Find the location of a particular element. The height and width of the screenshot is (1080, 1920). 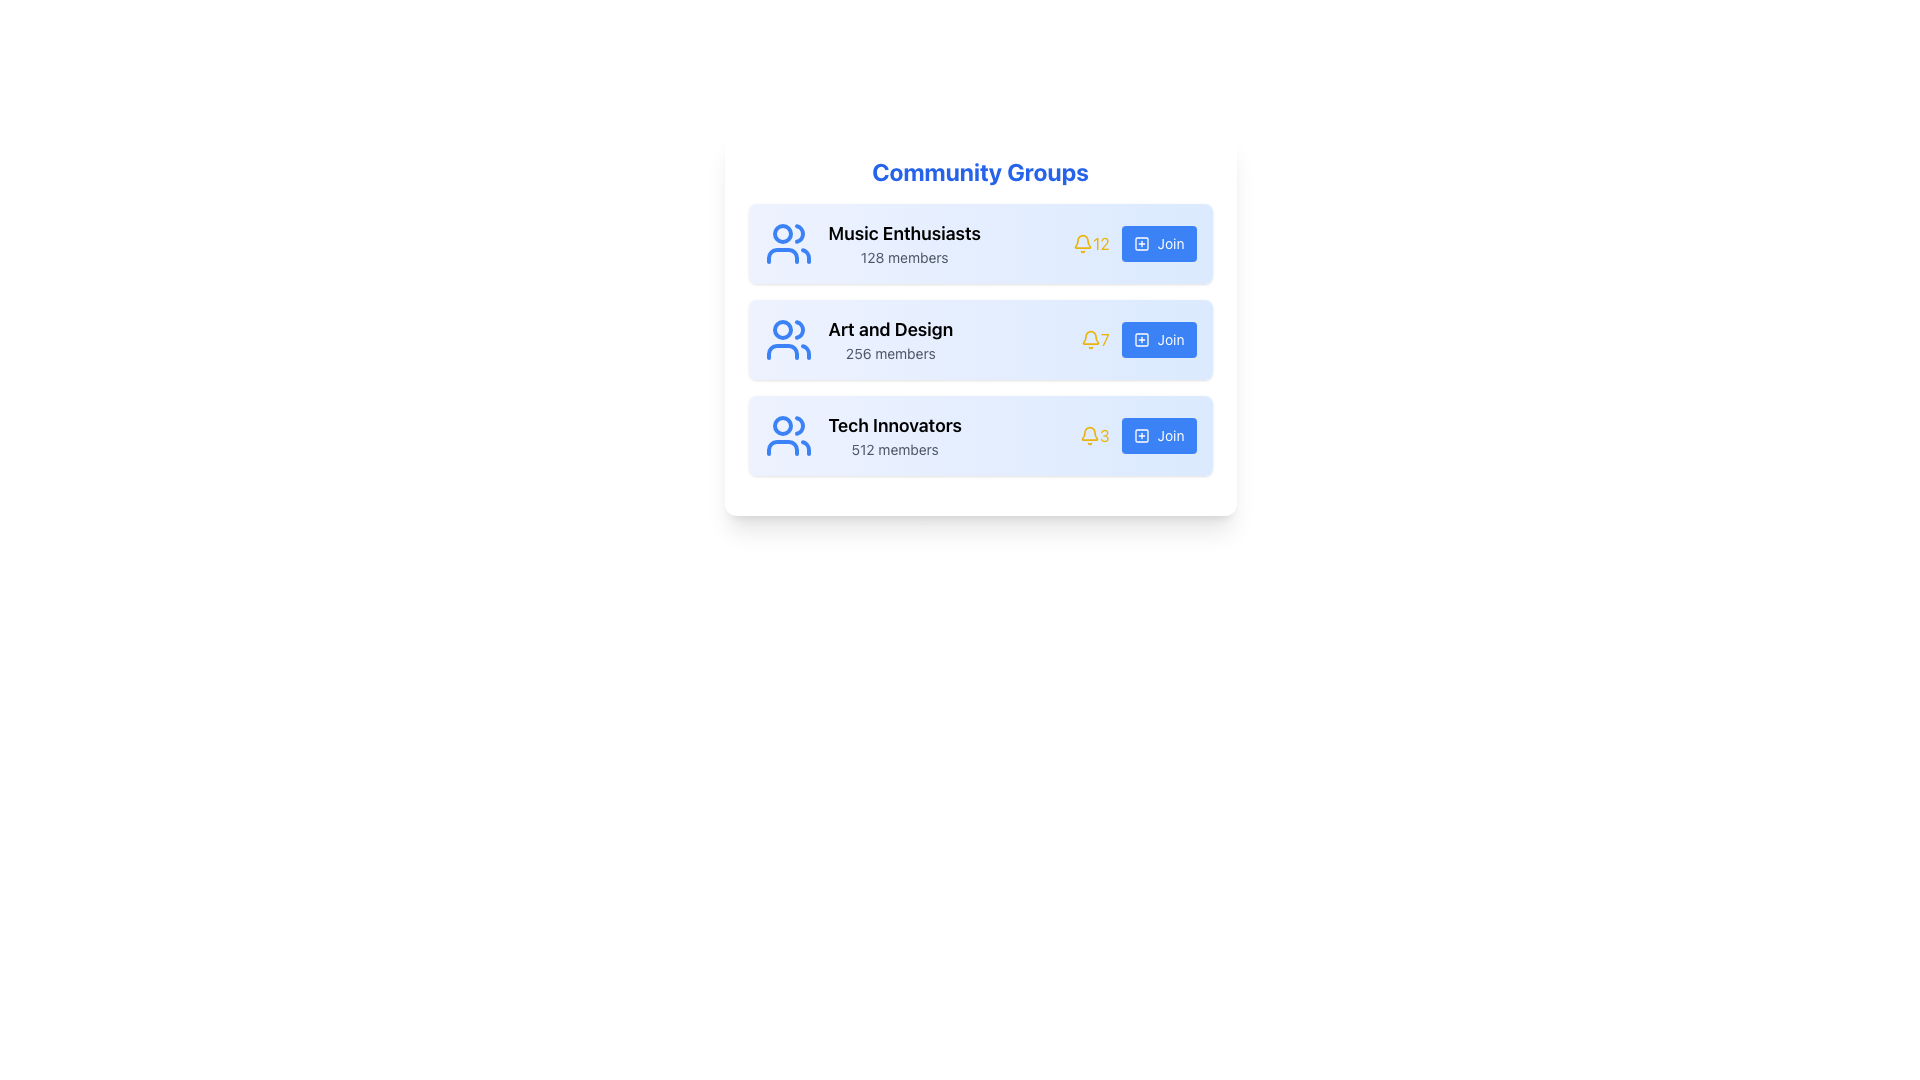

the blue rectangular 'Join' button with a white plus icon is located at coordinates (1159, 338).